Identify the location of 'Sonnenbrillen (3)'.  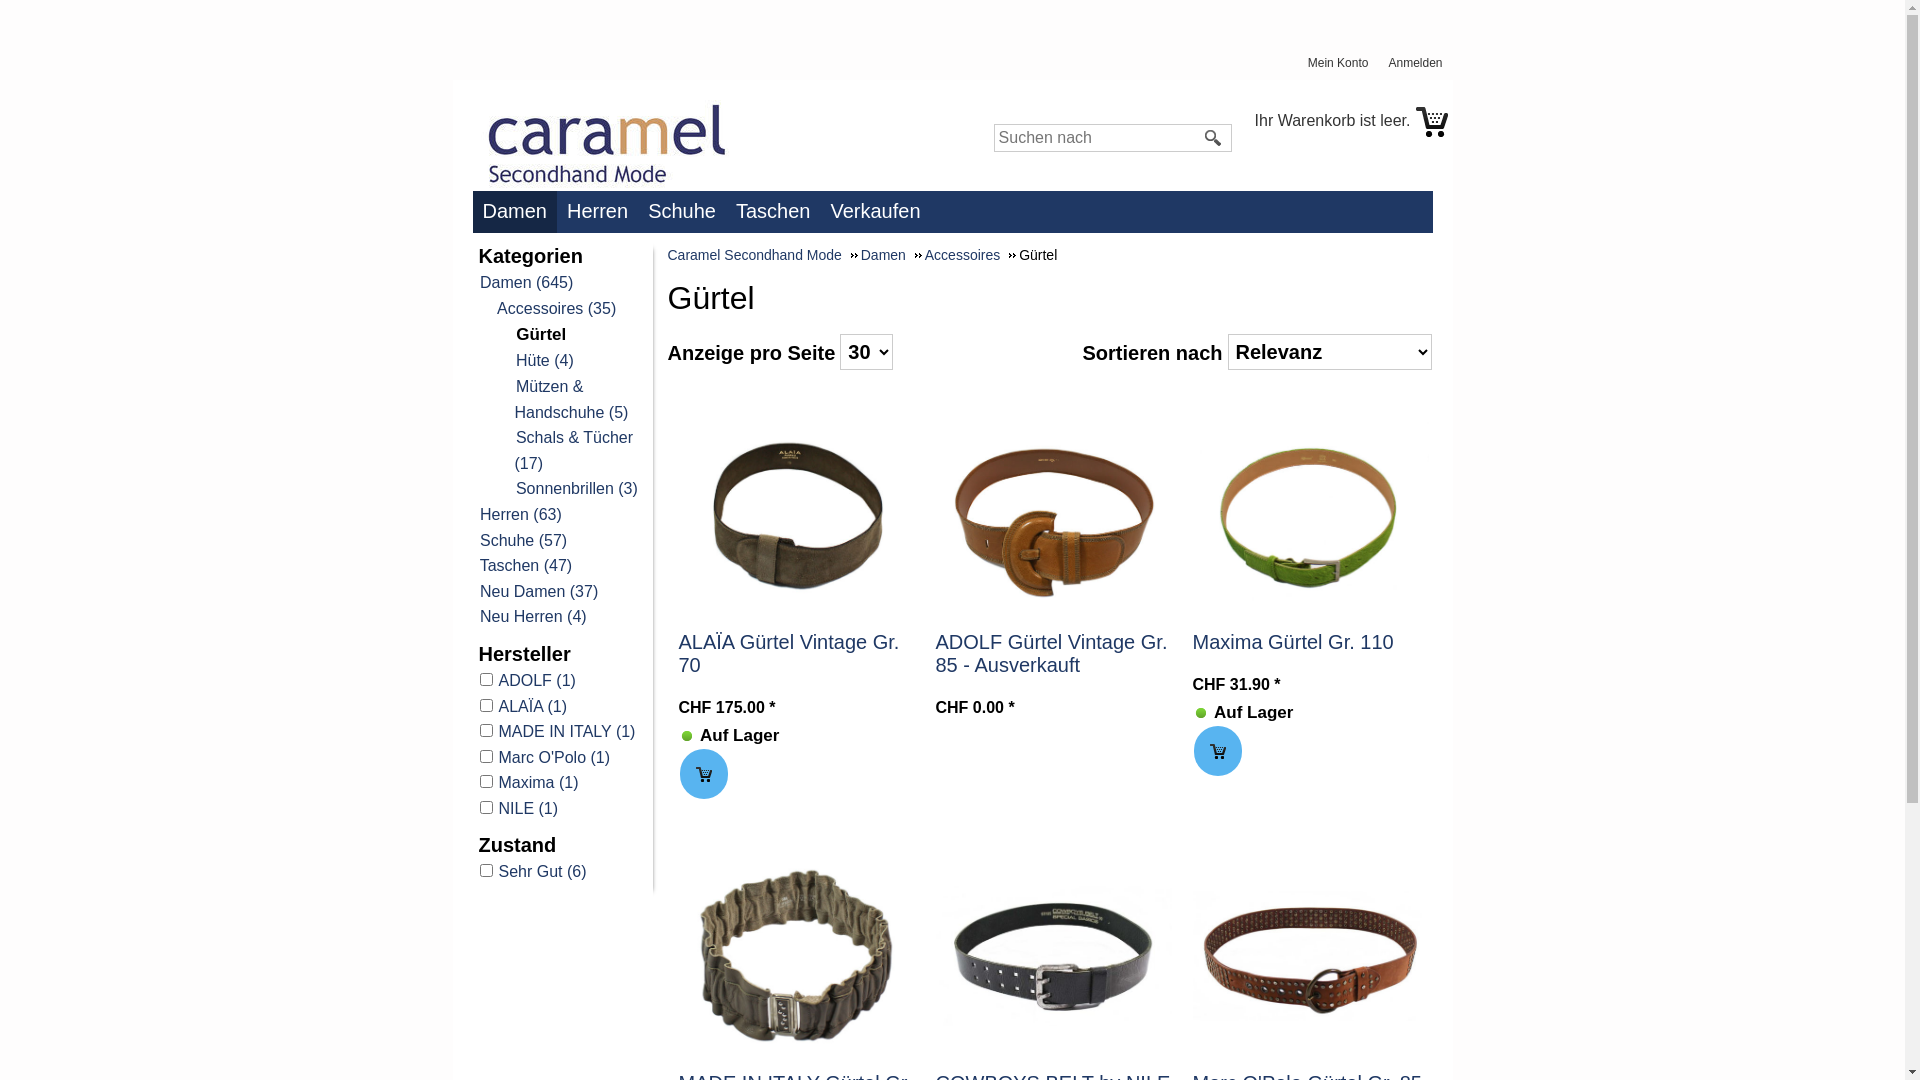
(574, 488).